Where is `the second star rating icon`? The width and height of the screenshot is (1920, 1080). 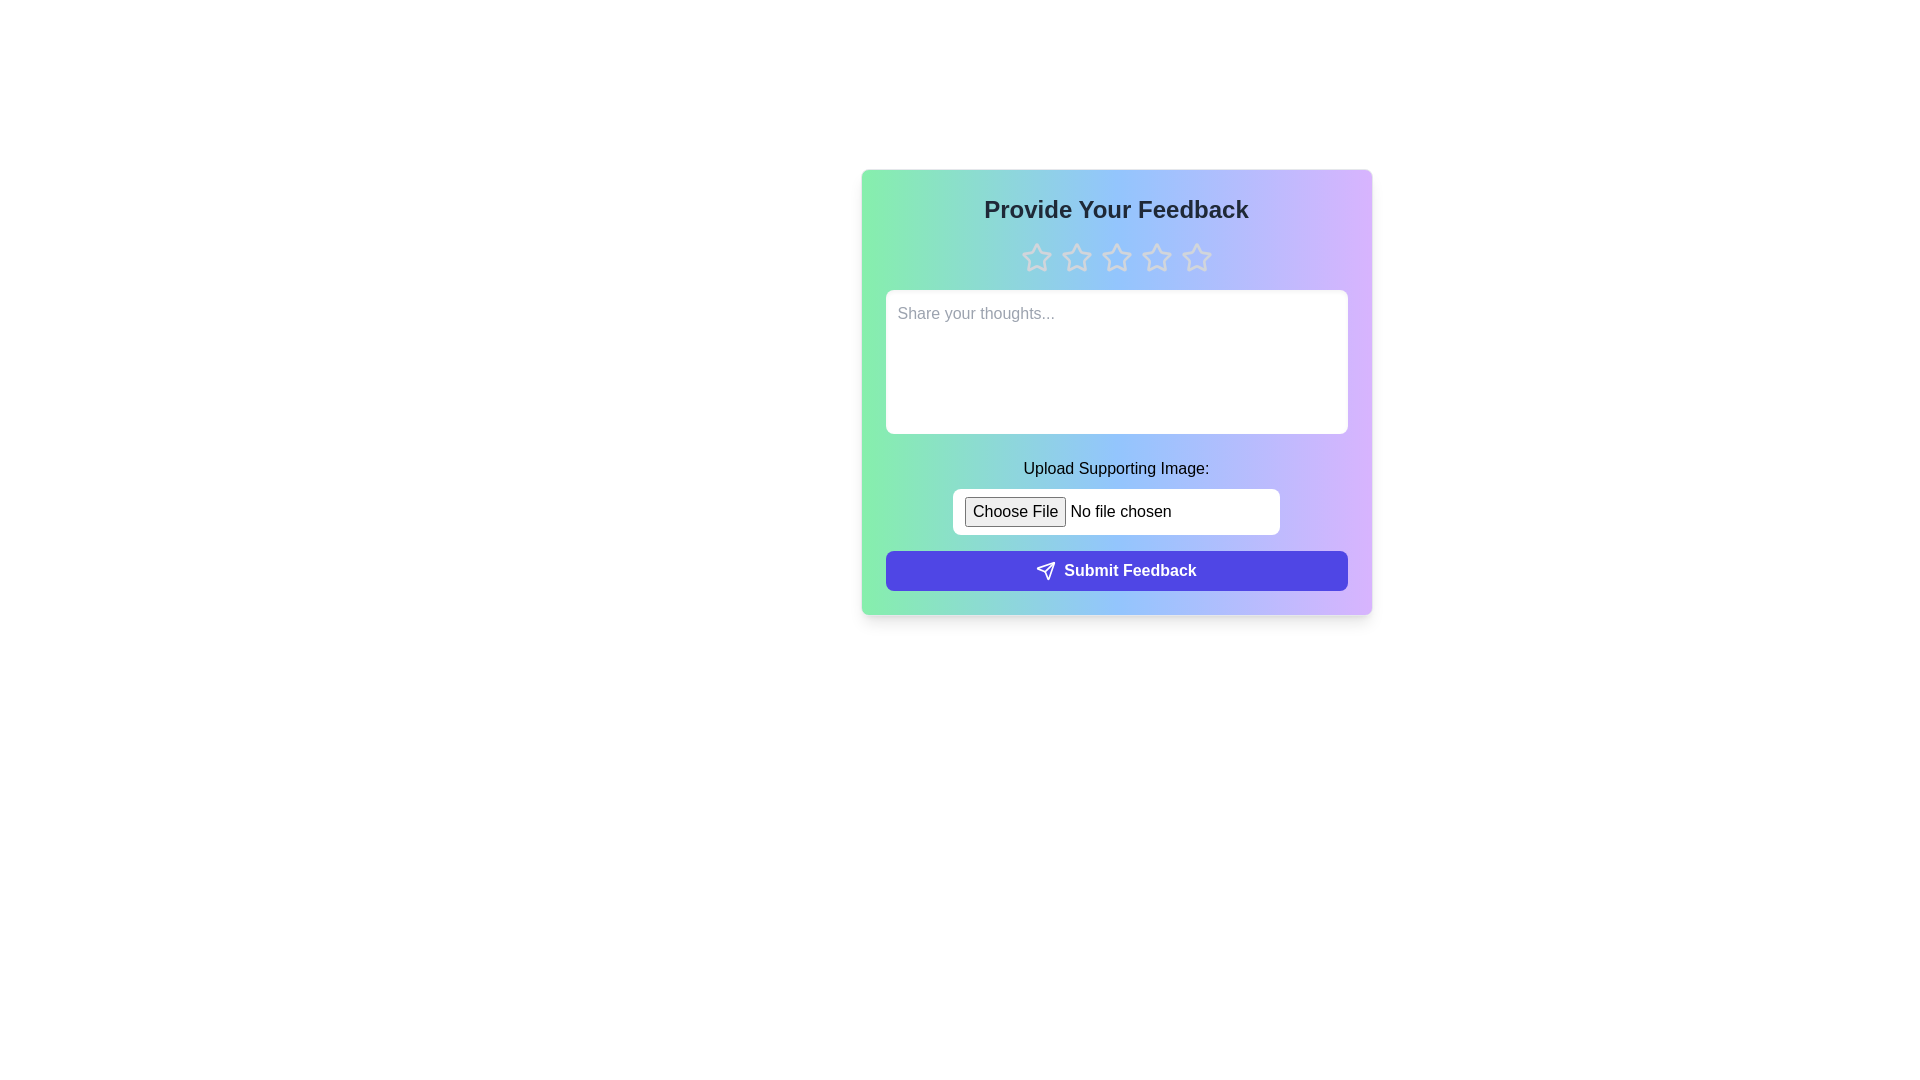 the second star rating icon is located at coordinates (1075, 256).